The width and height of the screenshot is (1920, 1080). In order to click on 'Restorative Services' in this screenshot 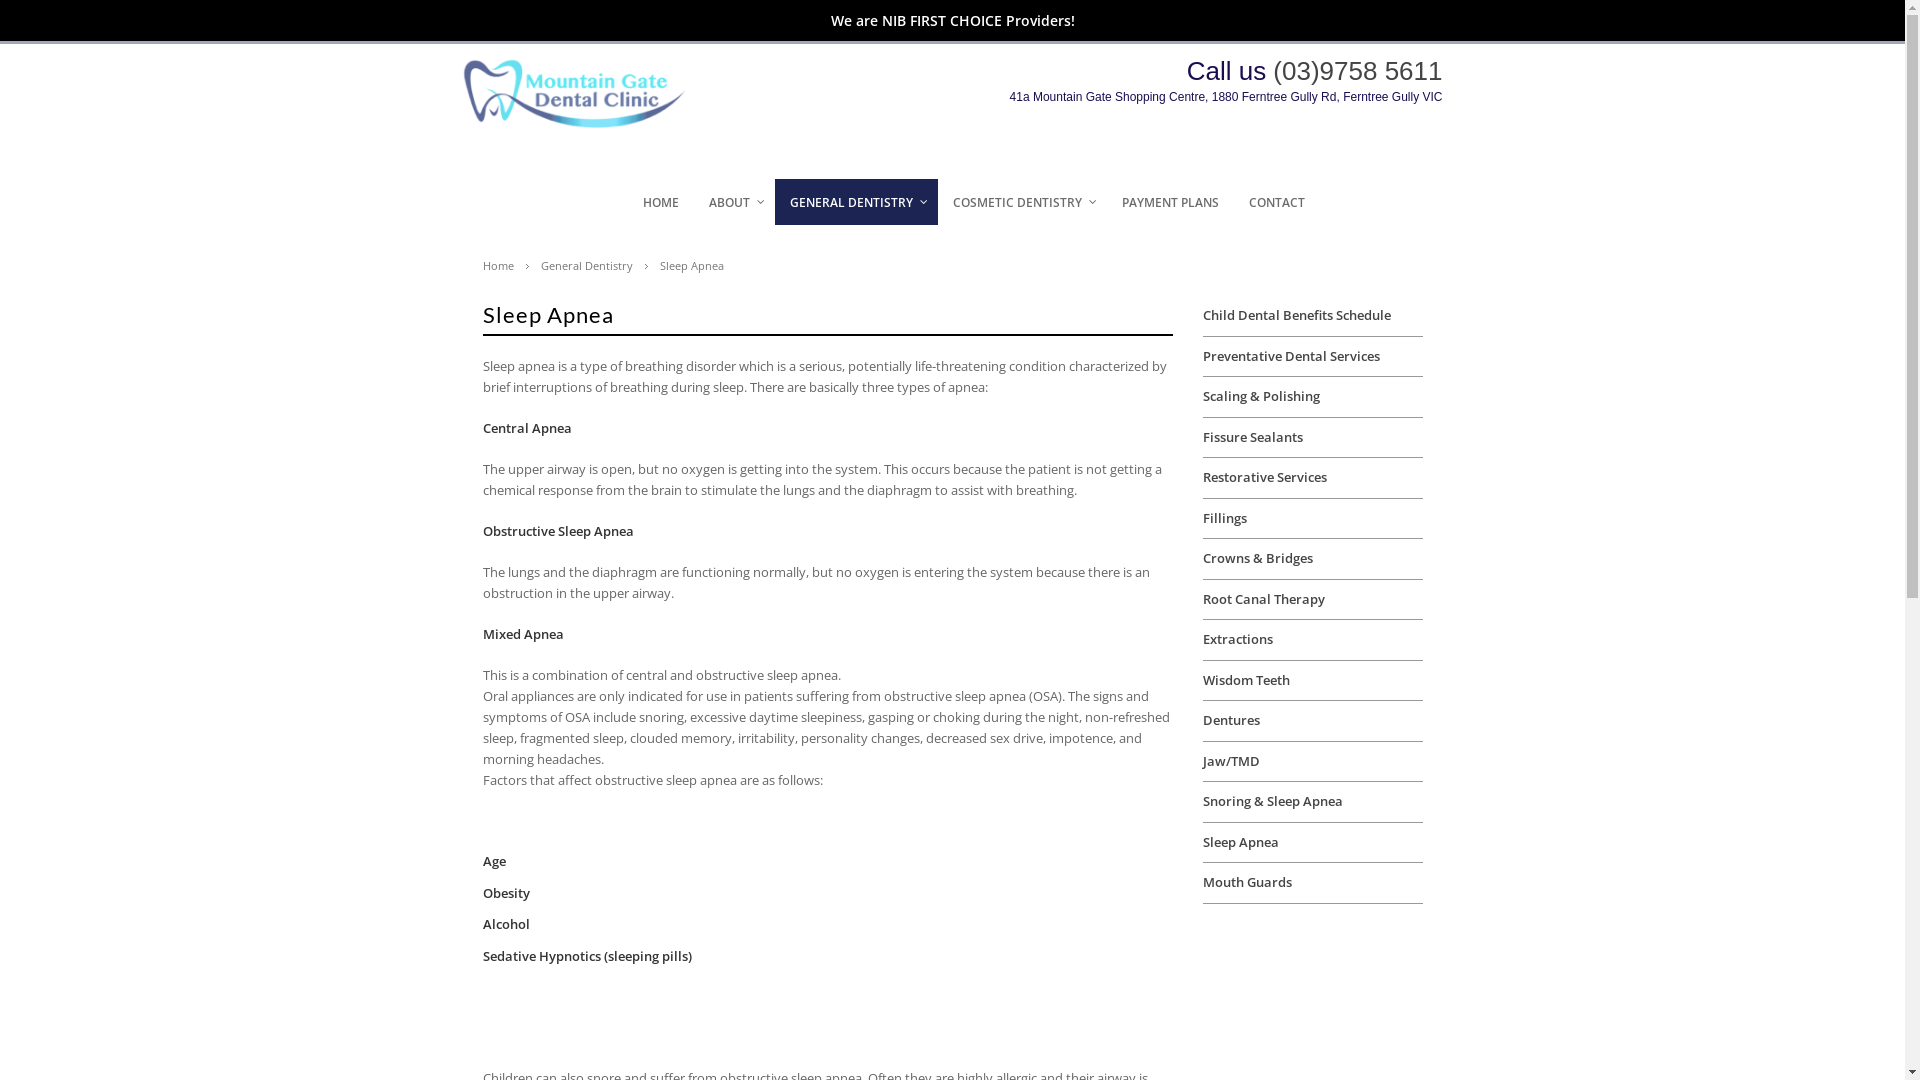, I will do `click(1200, 477)`.